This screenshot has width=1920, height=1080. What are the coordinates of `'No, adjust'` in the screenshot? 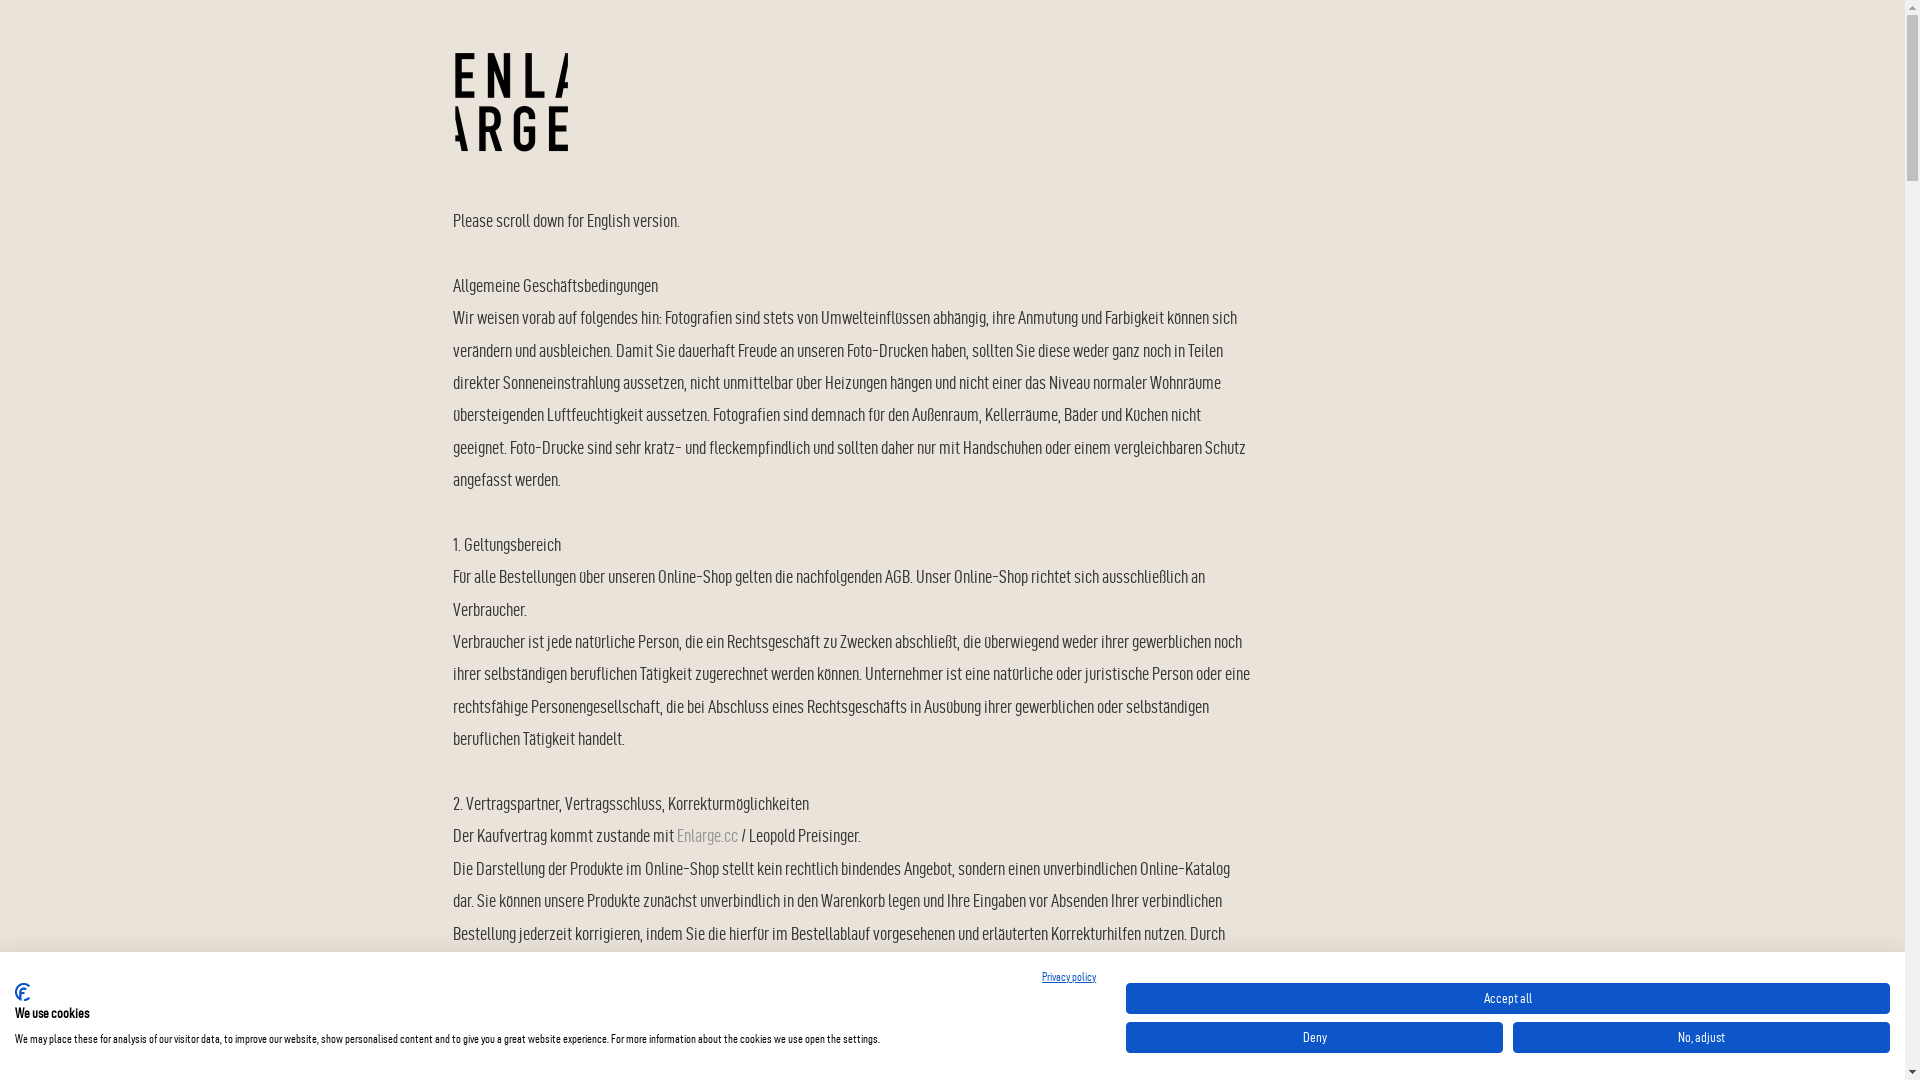 It's located at (1700, 1036).